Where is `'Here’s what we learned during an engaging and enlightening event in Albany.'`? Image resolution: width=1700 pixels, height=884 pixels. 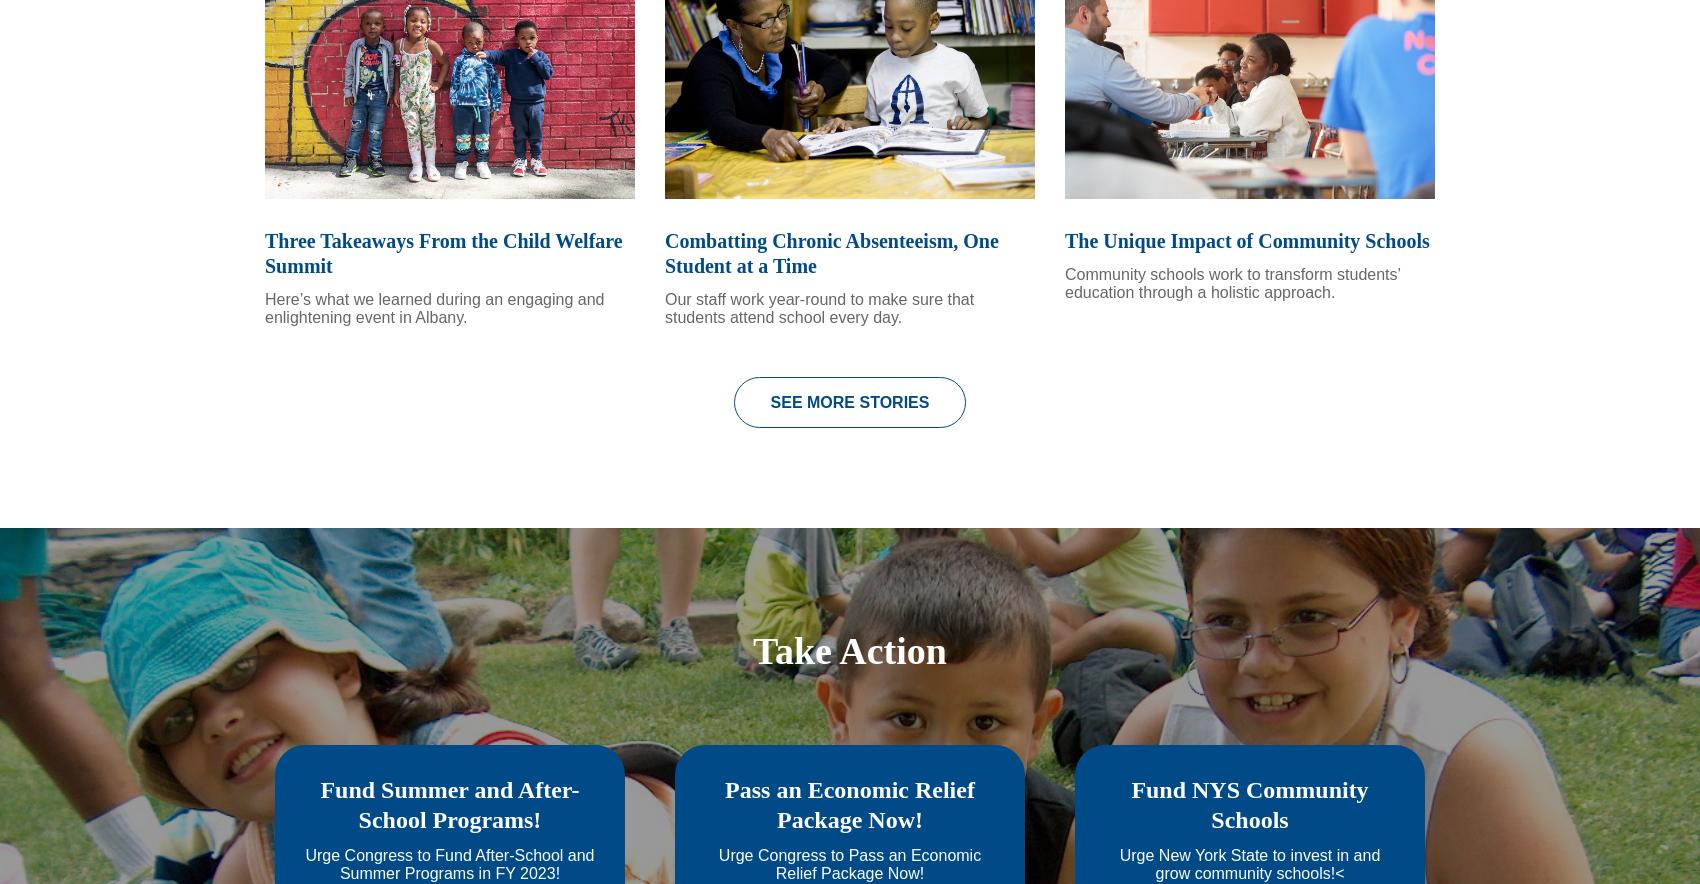 'Here’s what we learned during an engaging and enlightening event in Albany.' is located at coordinates (434, 333).